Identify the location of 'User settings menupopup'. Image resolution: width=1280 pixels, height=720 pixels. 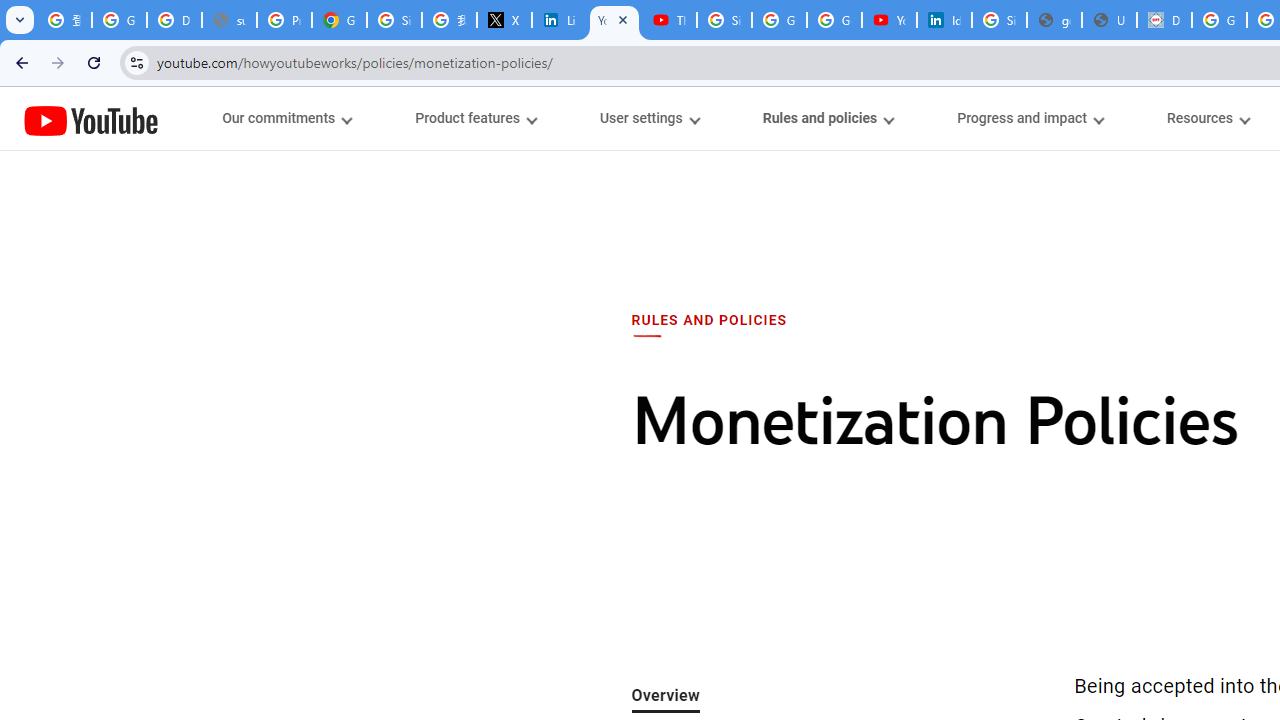
(648, 118).